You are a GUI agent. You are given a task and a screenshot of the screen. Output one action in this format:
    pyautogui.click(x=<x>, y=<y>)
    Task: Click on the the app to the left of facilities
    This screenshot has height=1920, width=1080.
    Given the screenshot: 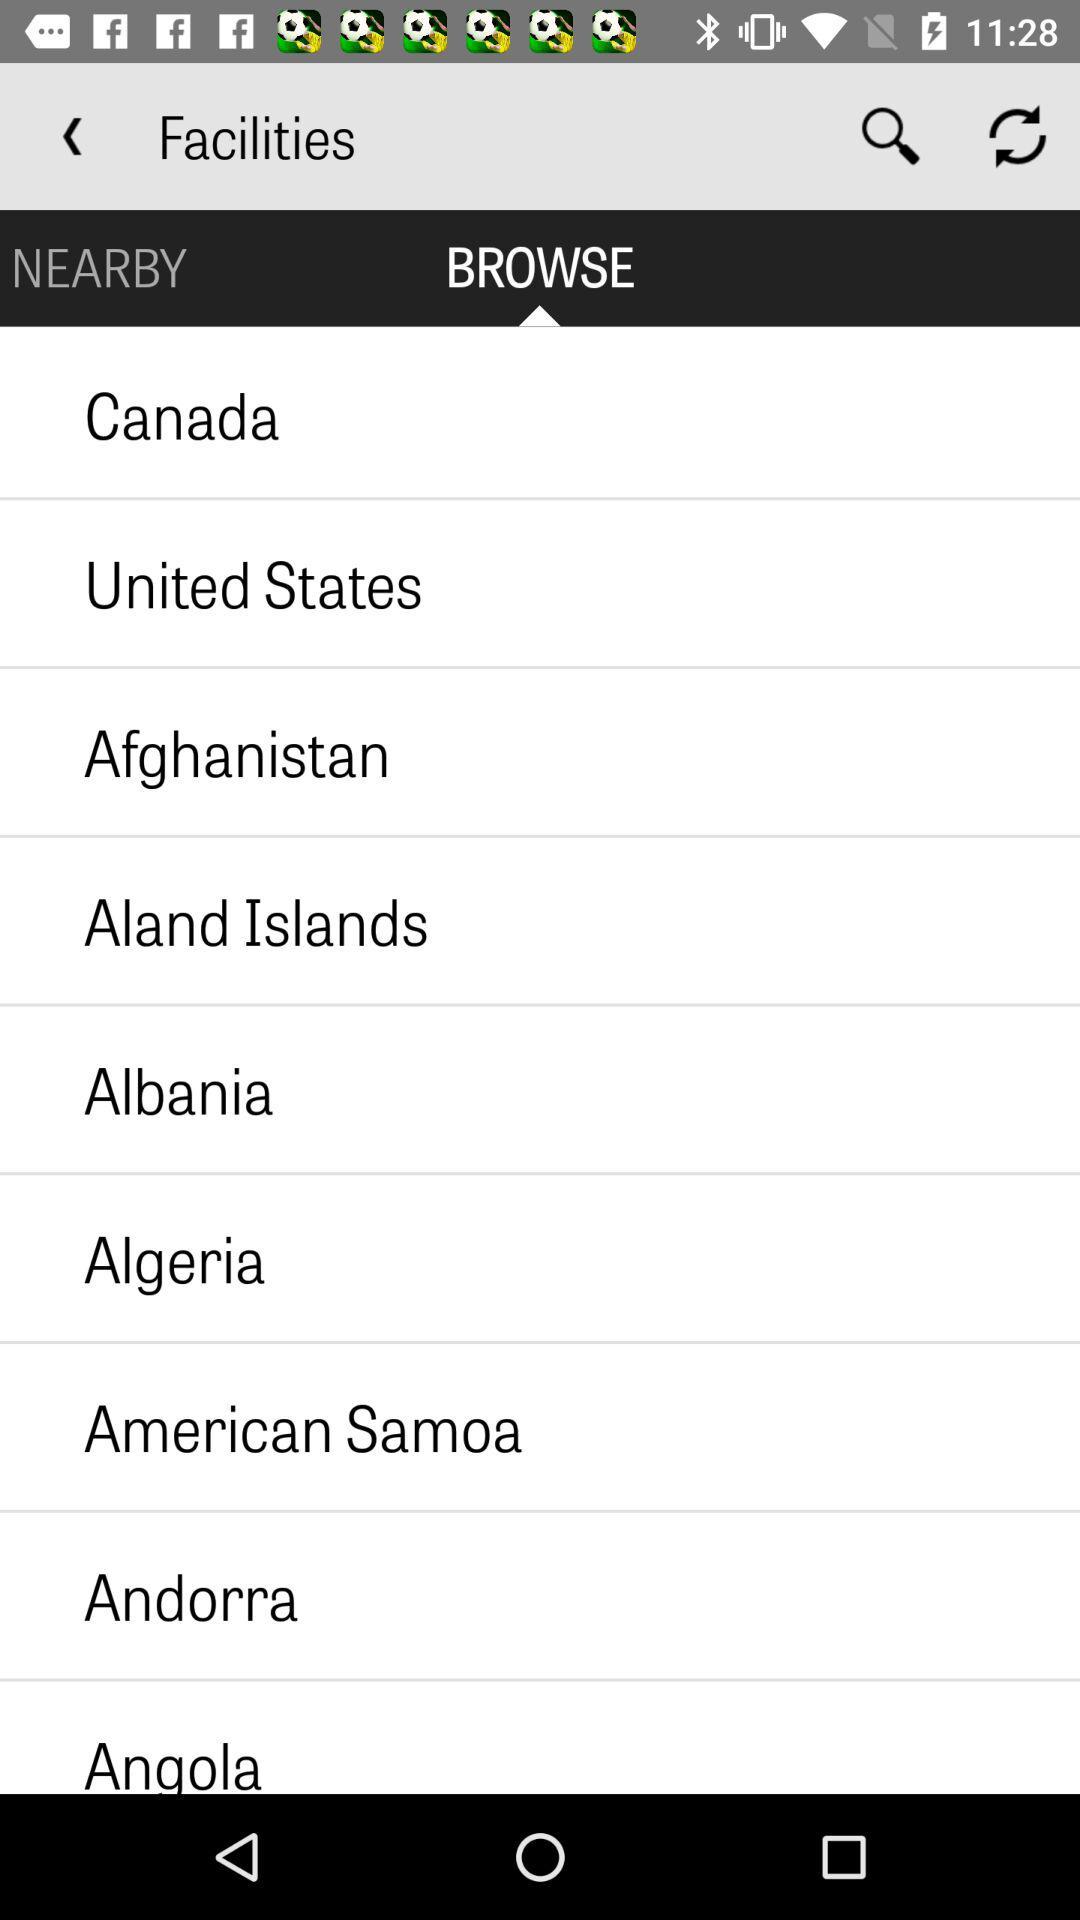 What is the action you would take?
    pyautogui.click(x=72, y=135)
    